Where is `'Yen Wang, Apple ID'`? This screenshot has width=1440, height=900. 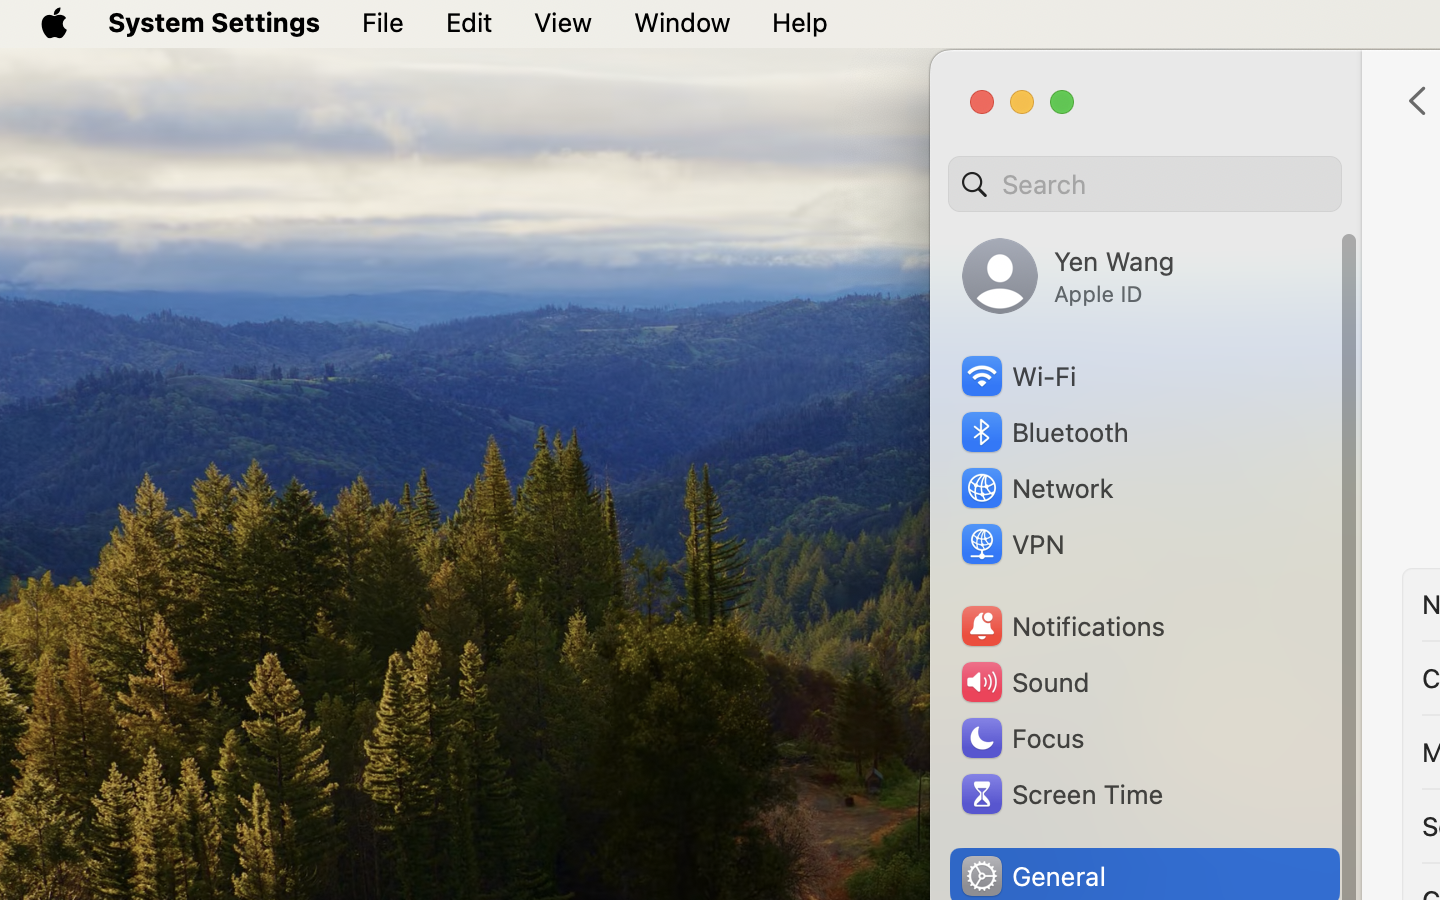 'Yen Wang, Apple ID' is located at coordinates (1068, 275).